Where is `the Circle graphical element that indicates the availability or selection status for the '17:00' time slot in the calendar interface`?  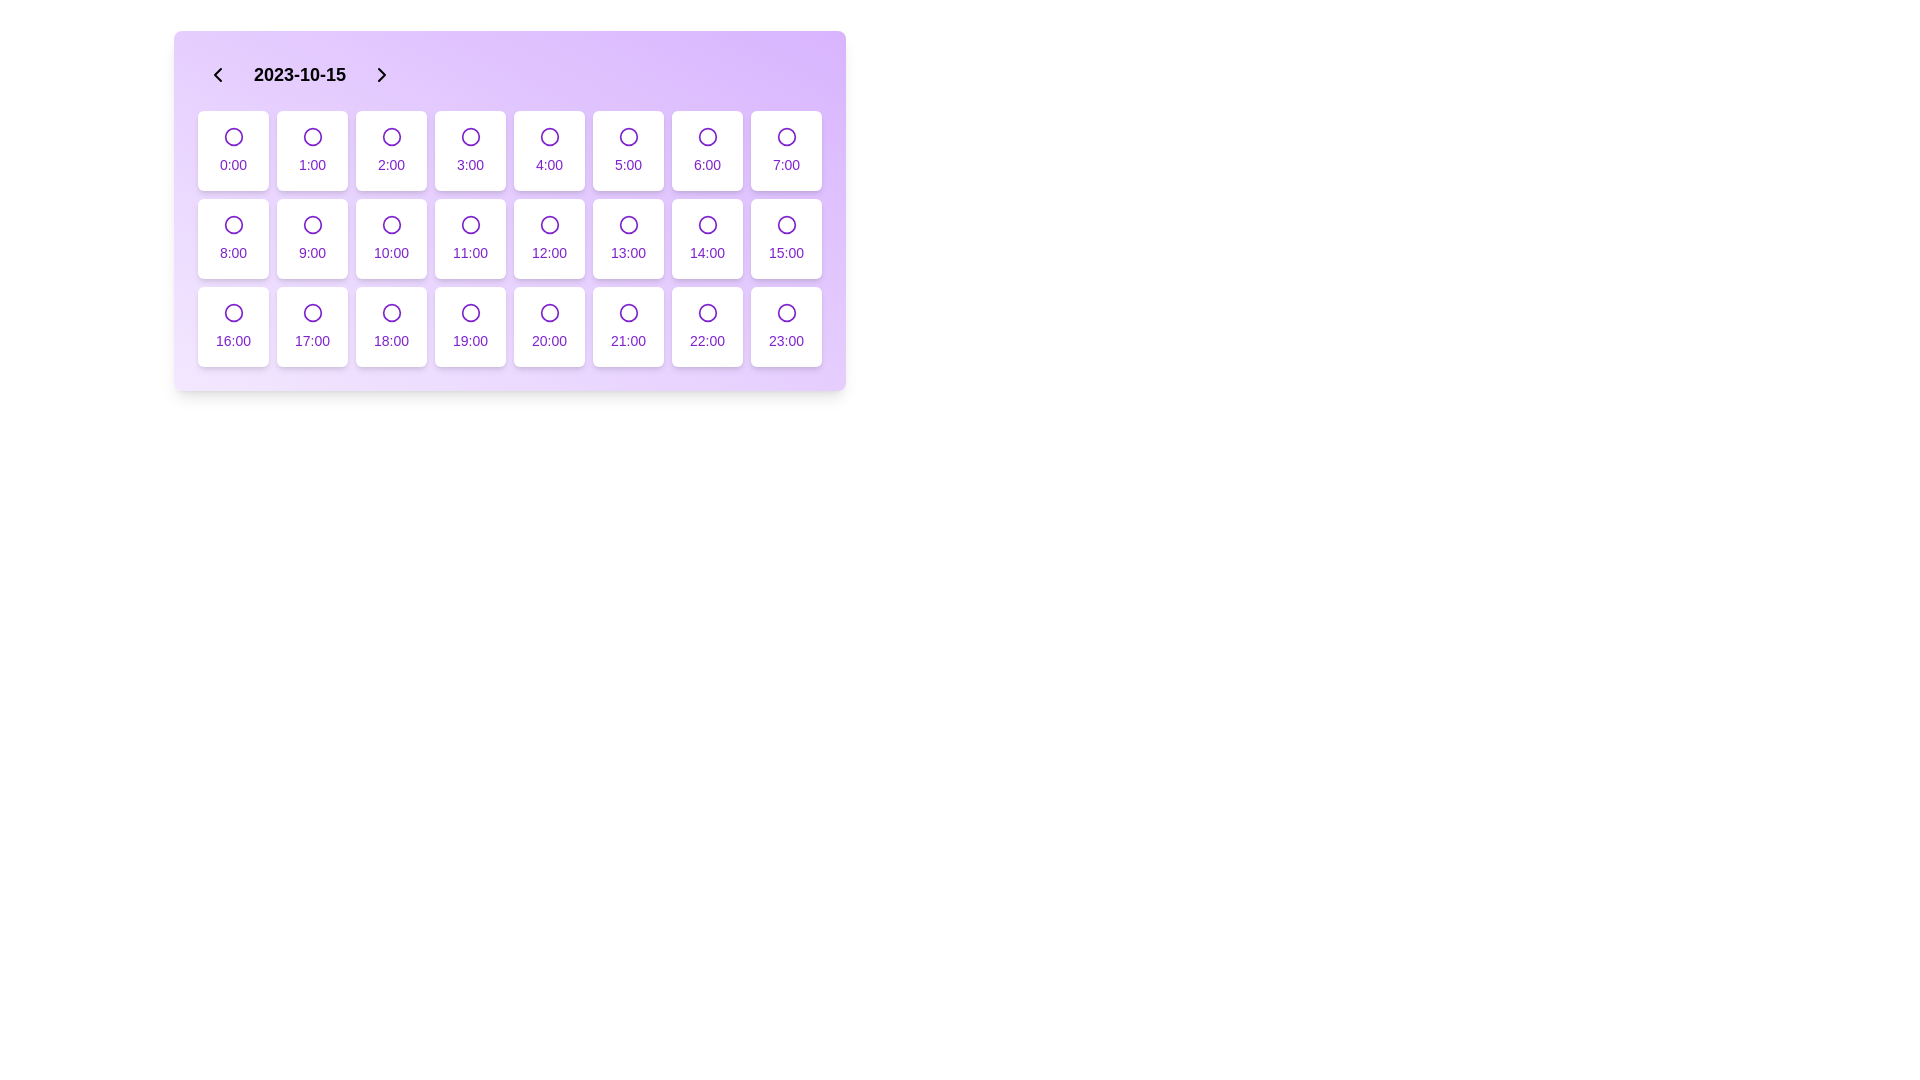
the Circle graphical element that indicates the availability or selection status for the '17:00' time slot in the calendar interface is located at coordinates (311, 312).